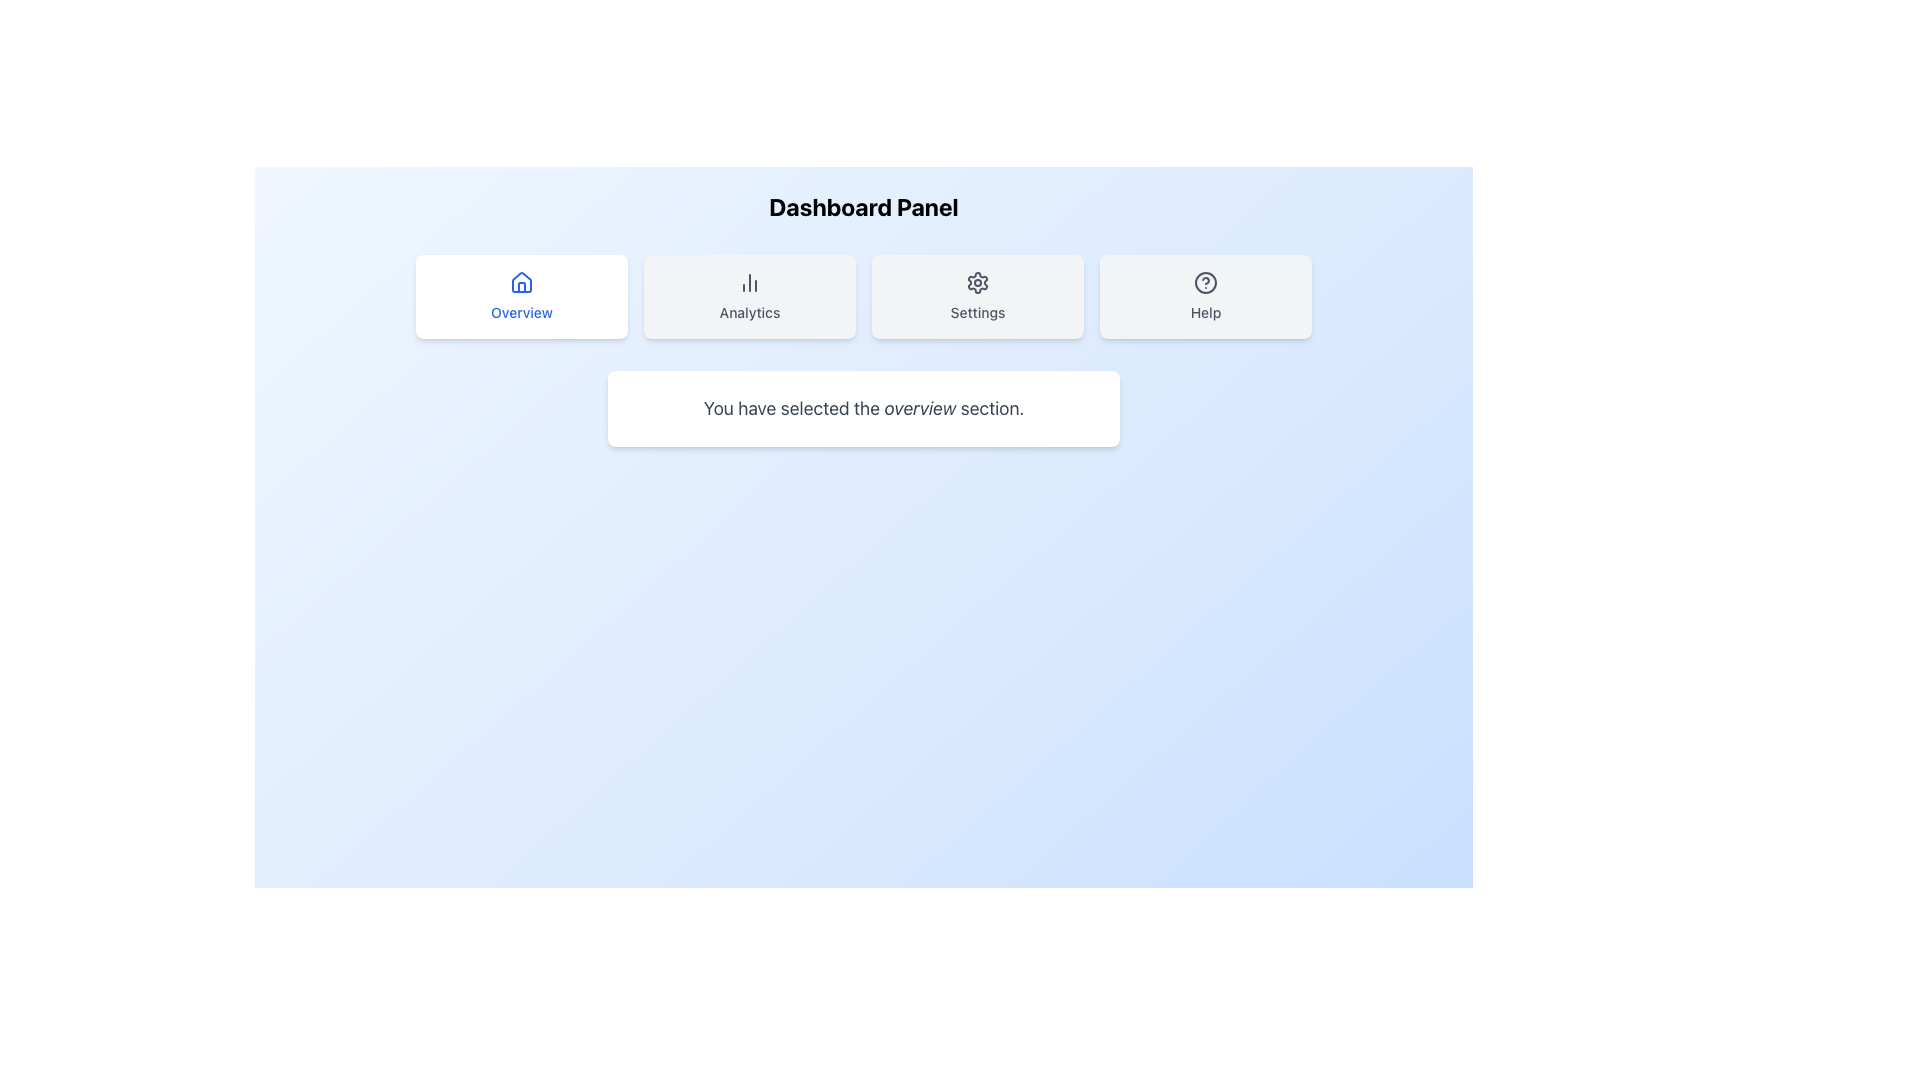  Describe the element at coordinates (748, 312) in the screenshot. I see `the text label displaying 'Analytics' in gray color, located beneath the column chart icon in the menu bar` at that location.